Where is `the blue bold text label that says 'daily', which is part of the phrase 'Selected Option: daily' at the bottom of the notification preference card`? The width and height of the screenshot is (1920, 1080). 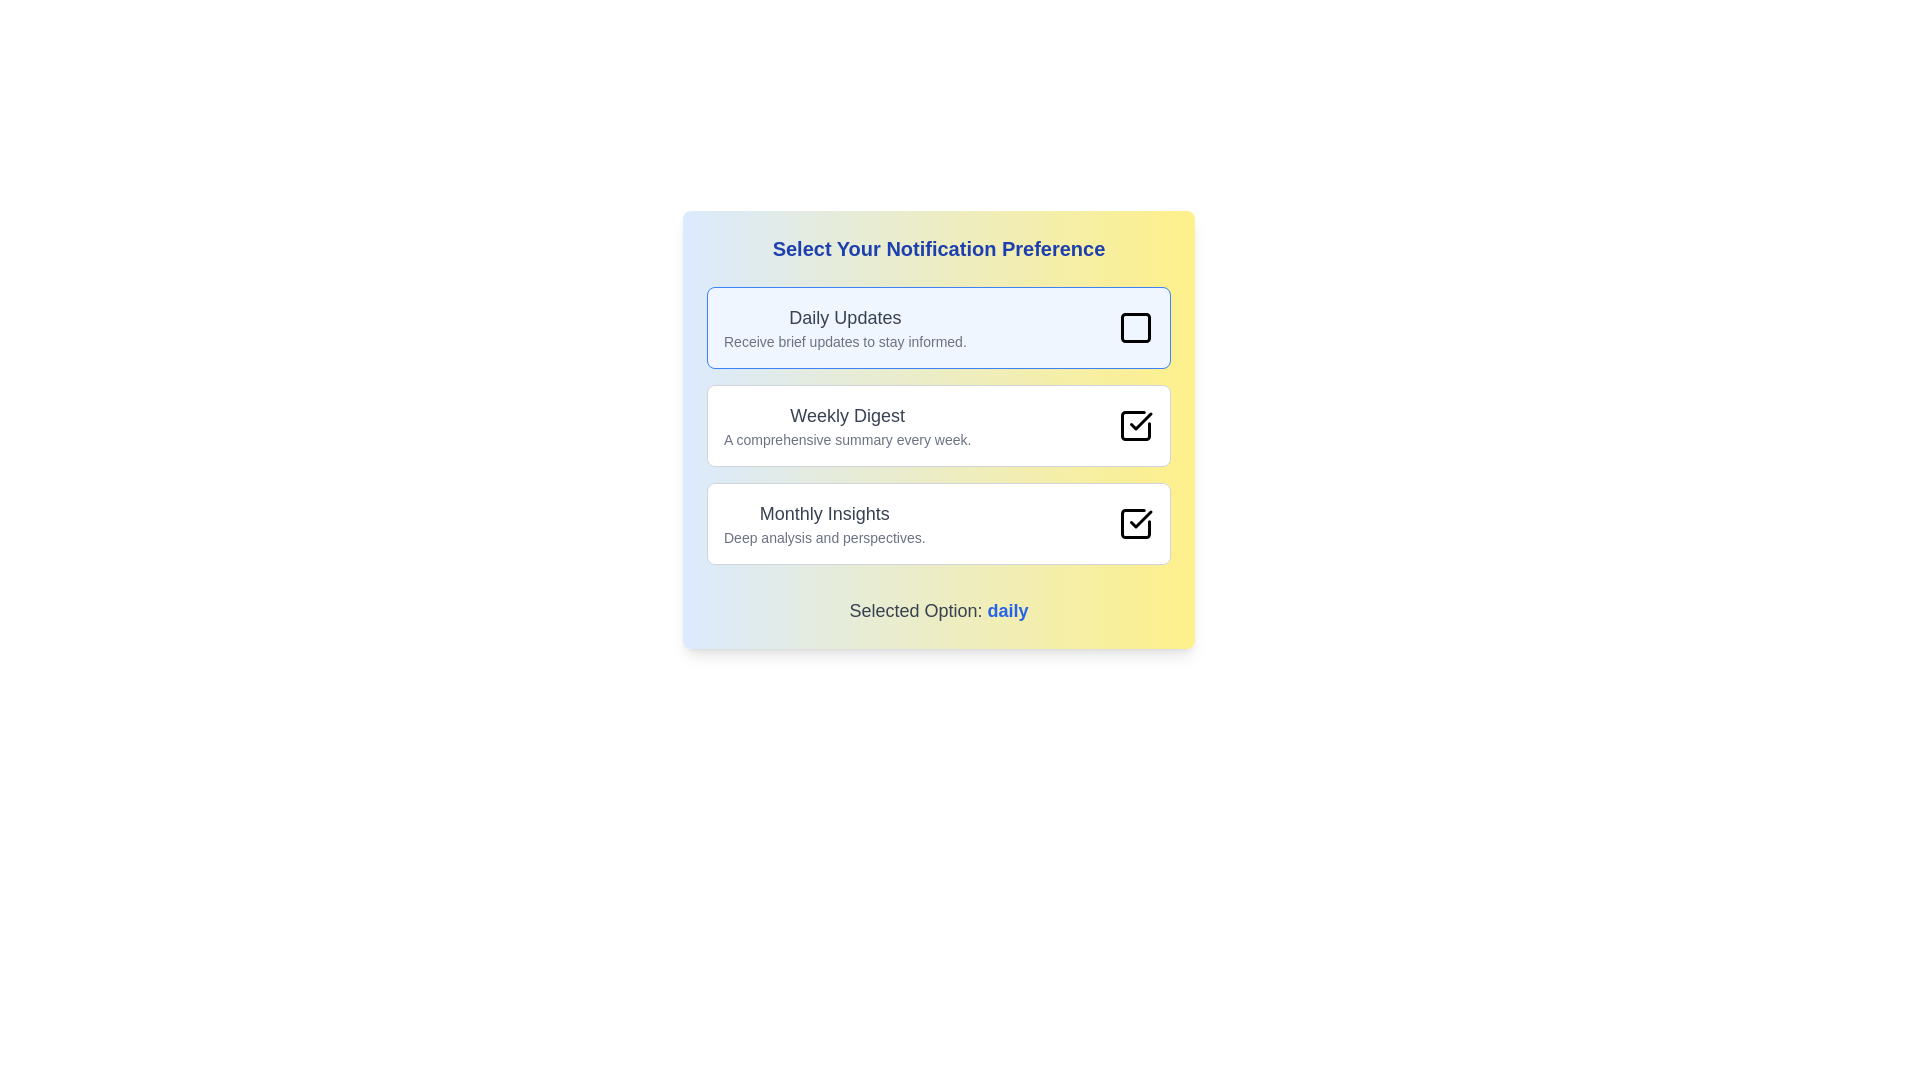
the blue bold text label that says 'daily', which is part of the phrase 'Selected Option: daily' at the bottom of the notification preference card is located at coordinates (1008, 609).